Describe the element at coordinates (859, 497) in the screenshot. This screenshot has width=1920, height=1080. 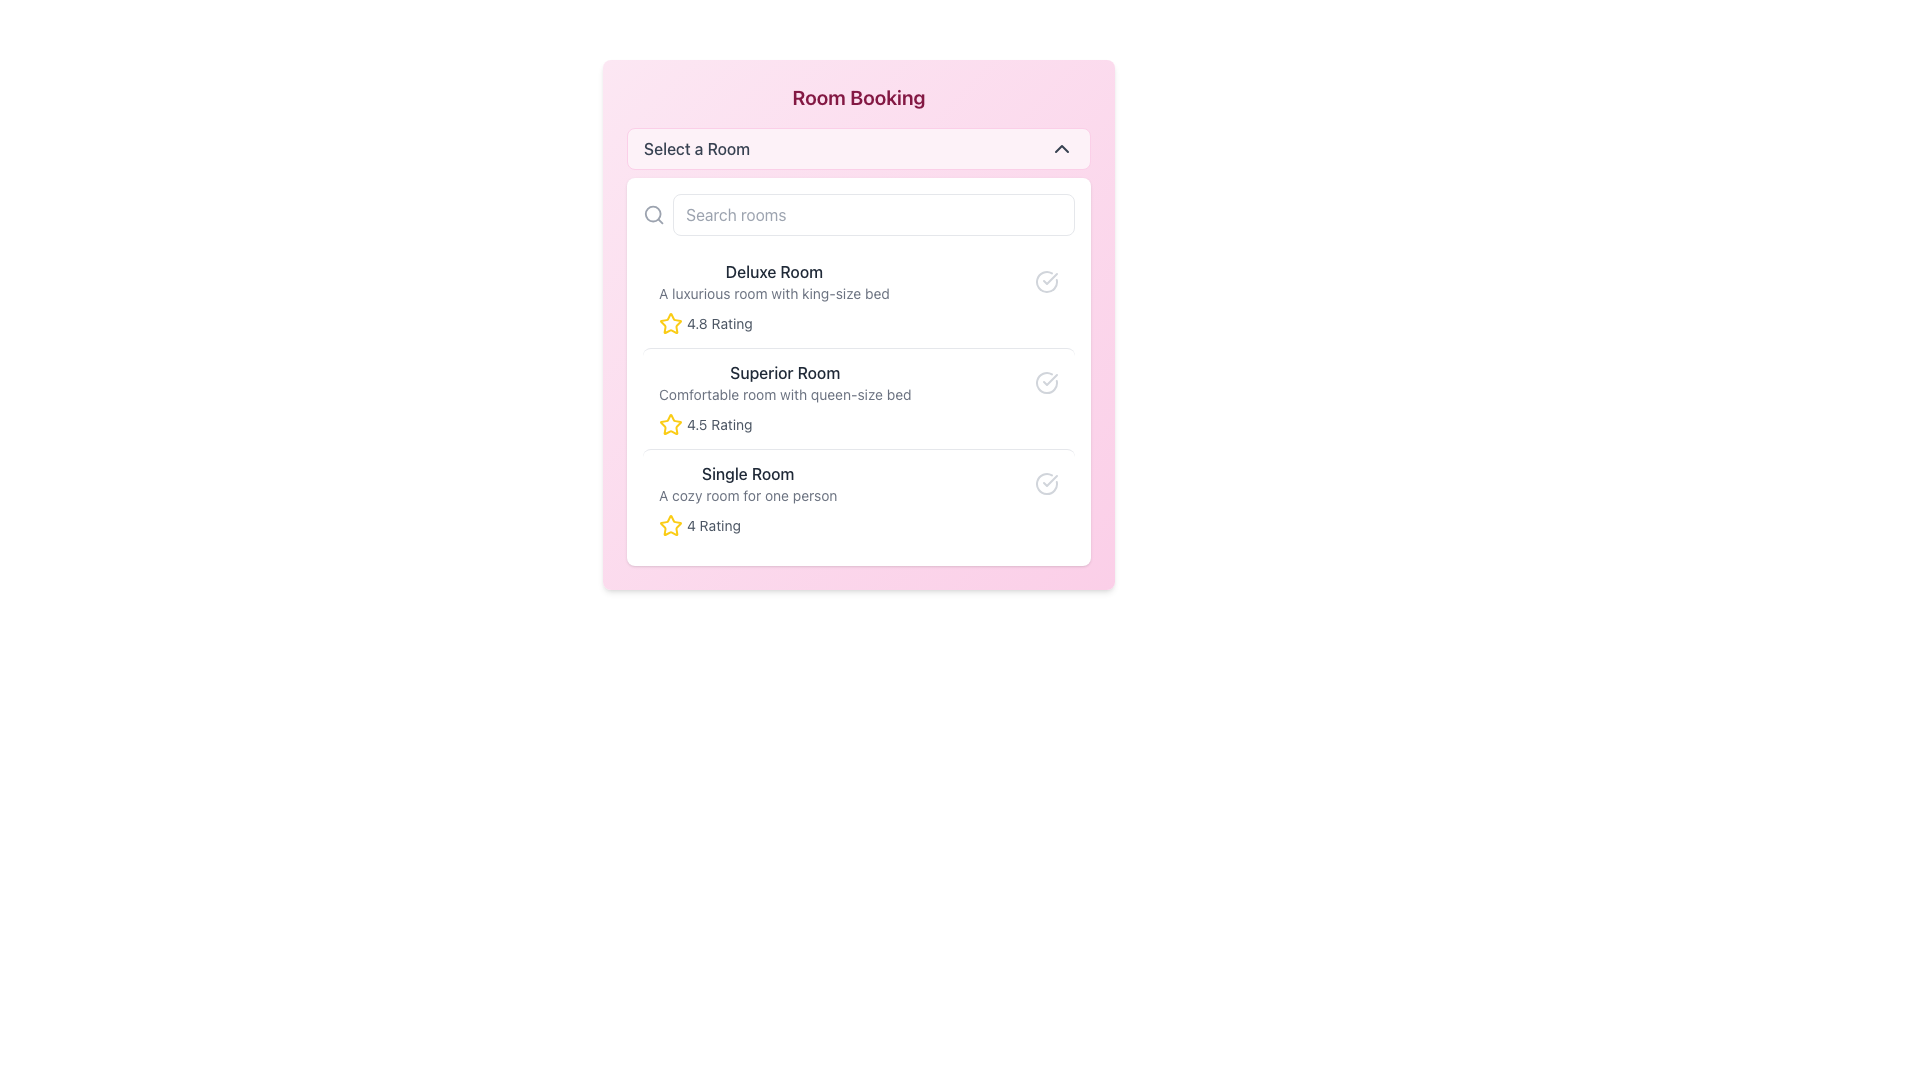
I see `the third room option card in the 'Room Booking' interface` at that location.